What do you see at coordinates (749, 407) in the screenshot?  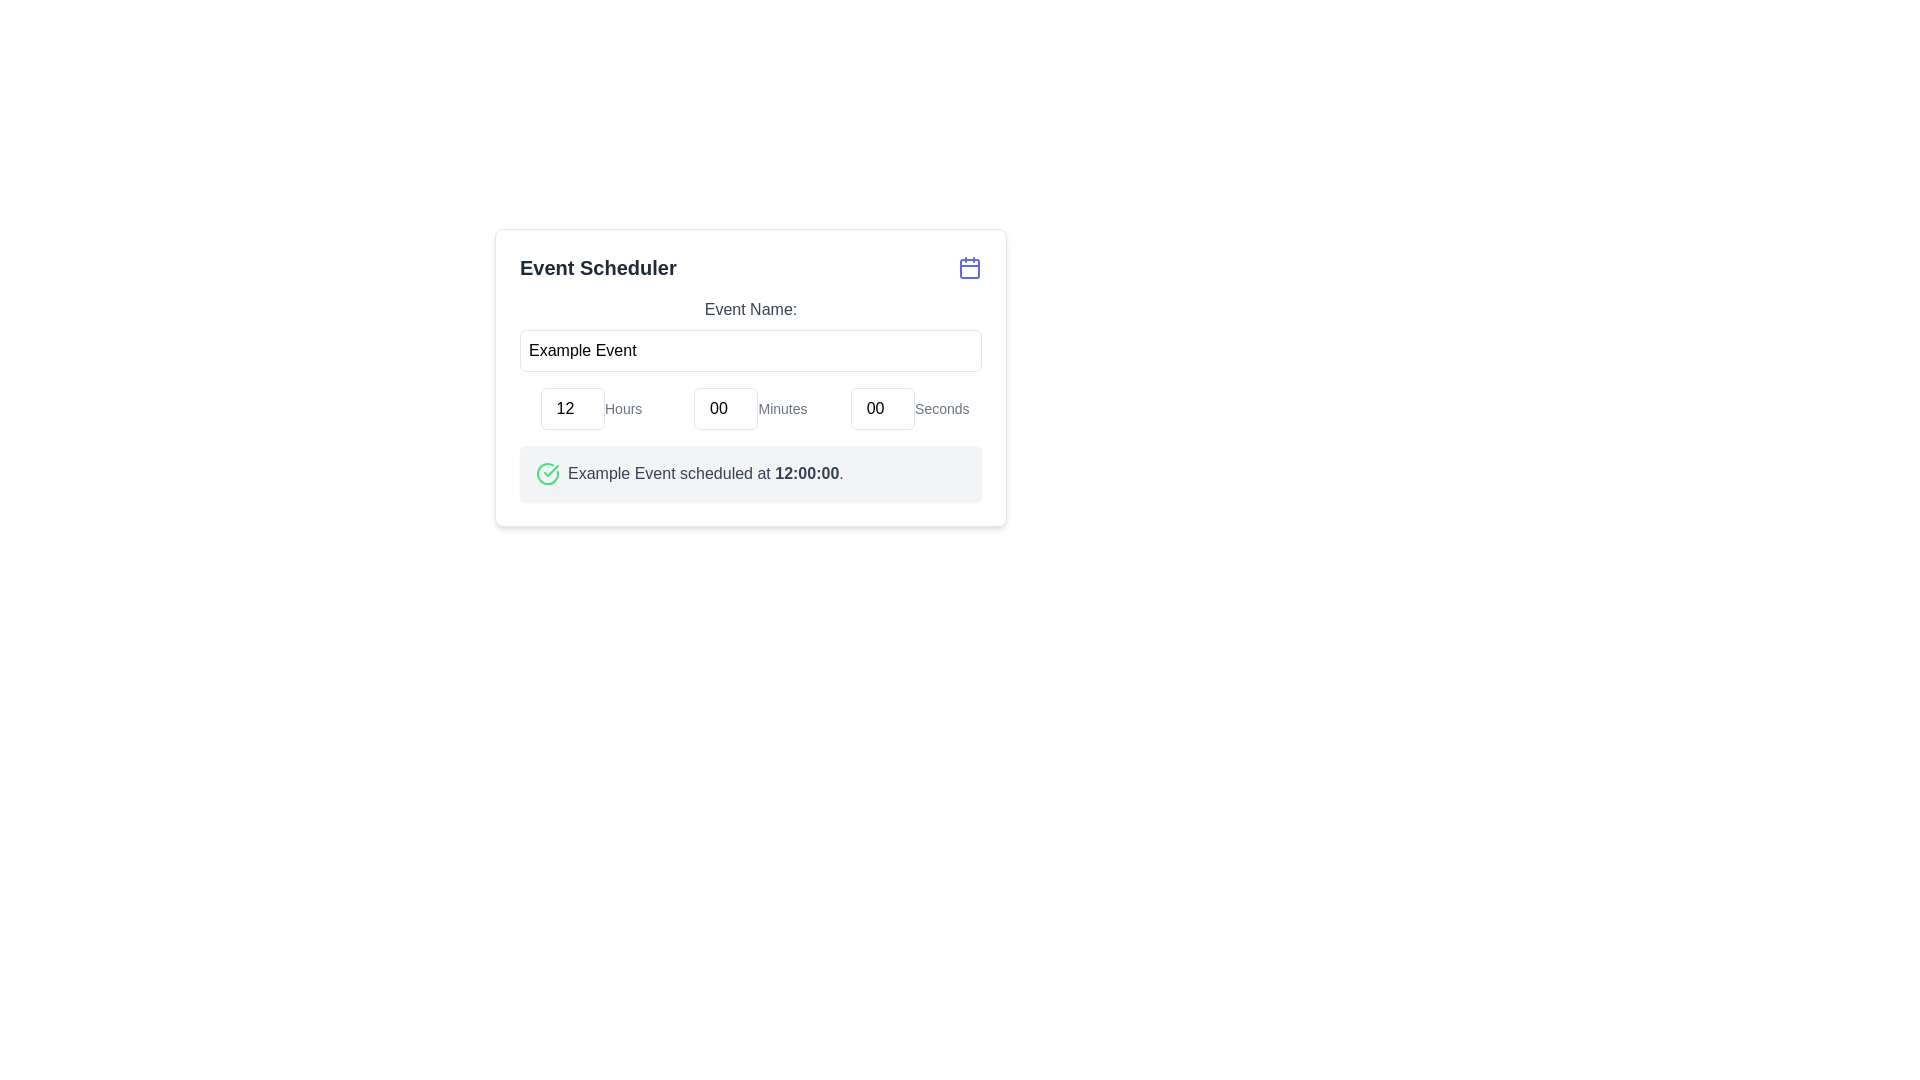 I see `the 'Minutes' label associated with the numeric input field to read its description` at bounding box center [749, 407].